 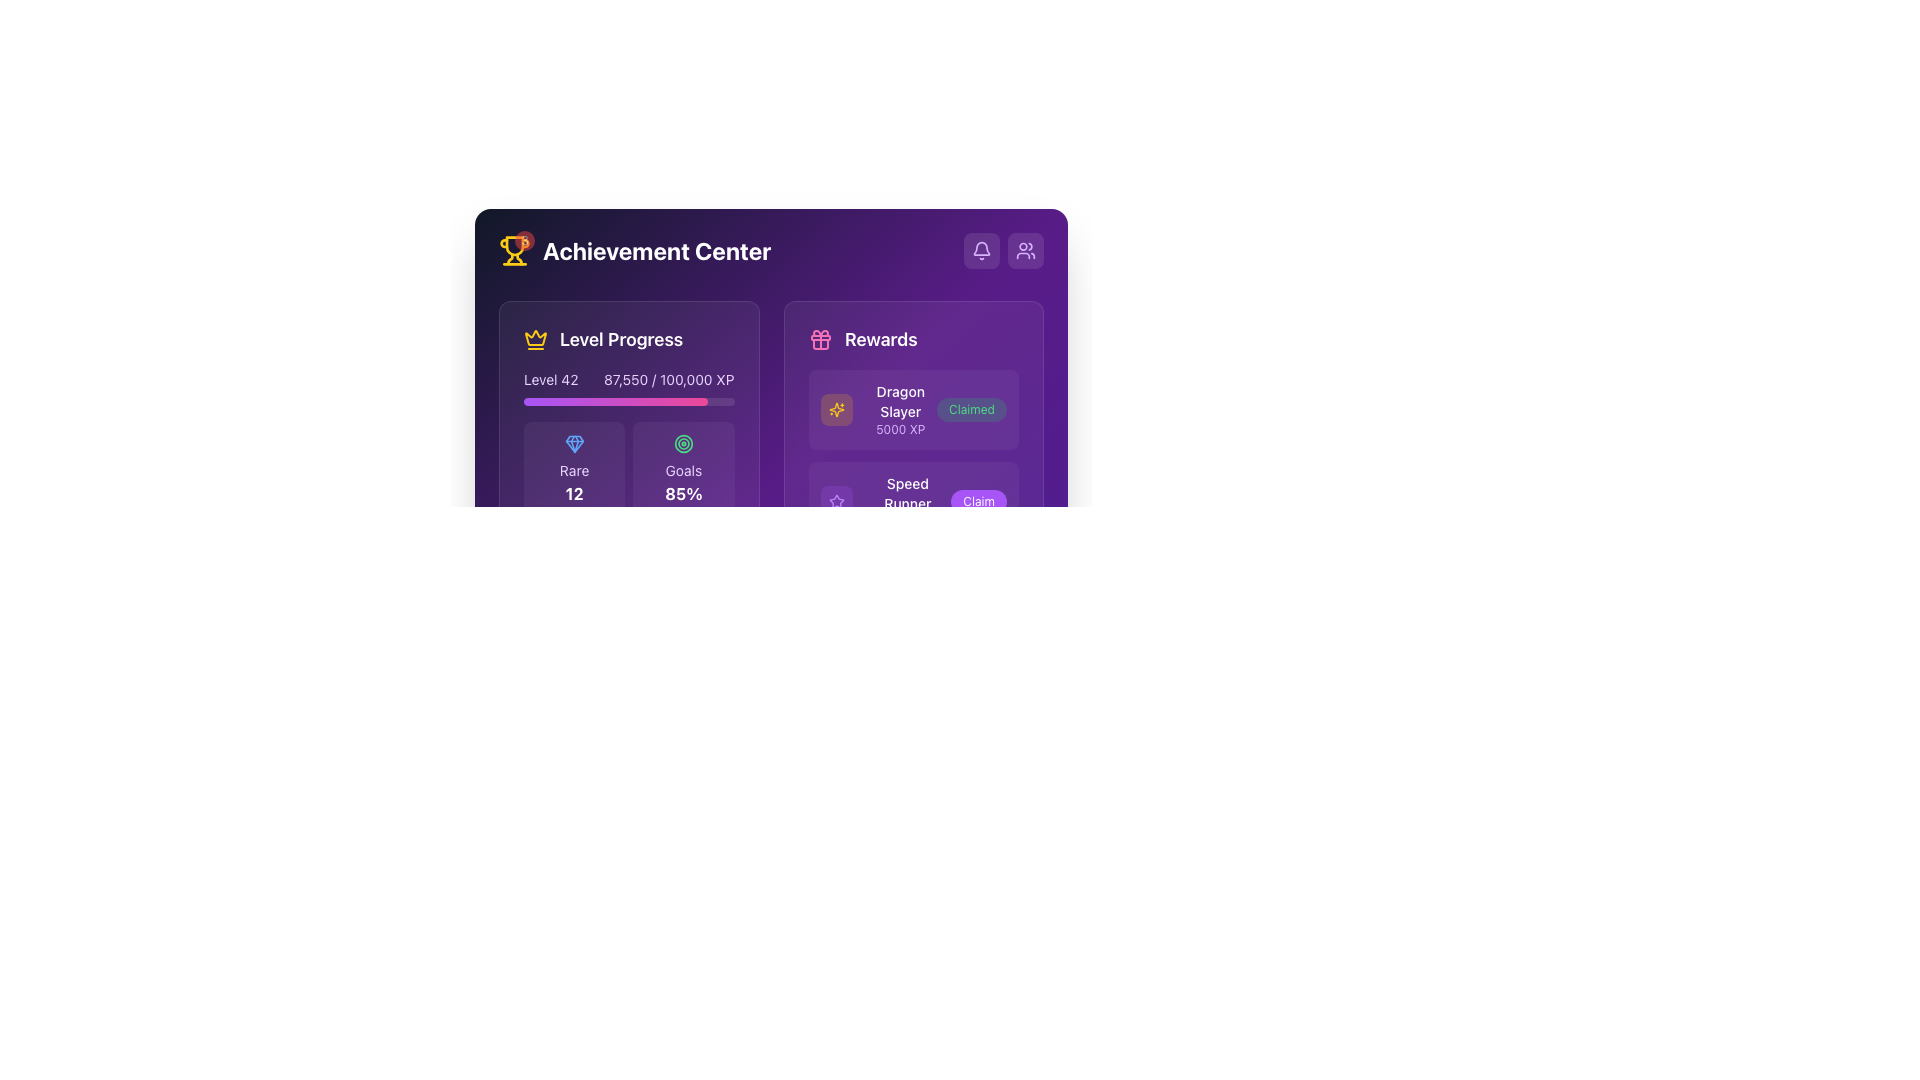 What do you see at coordinates (912, 500) in the screenshot?
I see `details of the 'Speed Runner' reward associated with 3000 XP on the Reward card located under the 'Dragon Slayer' card in the 'Rewards' section of the Achievement Center interface` at bounding box center [912, 500].